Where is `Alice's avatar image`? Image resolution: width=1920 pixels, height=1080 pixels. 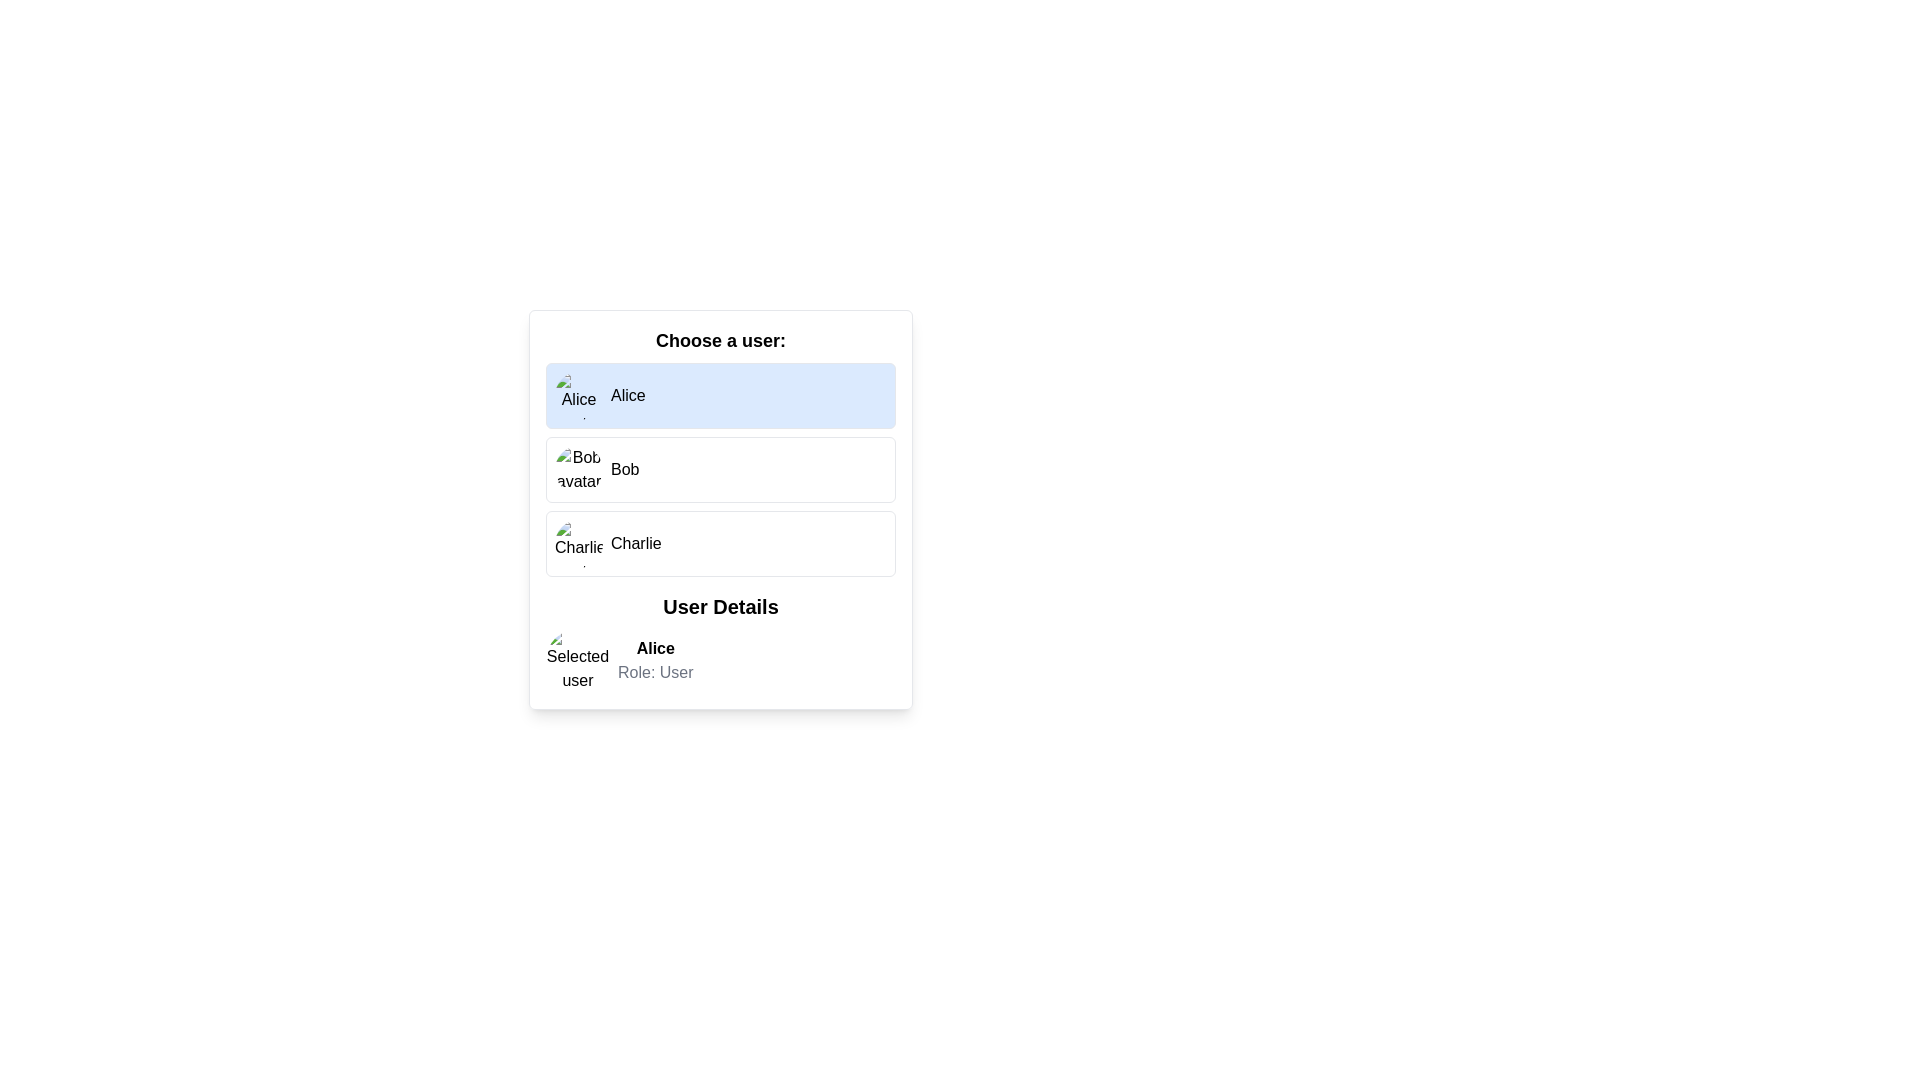
Alice's avatar image is located at coordinates (578, 396).